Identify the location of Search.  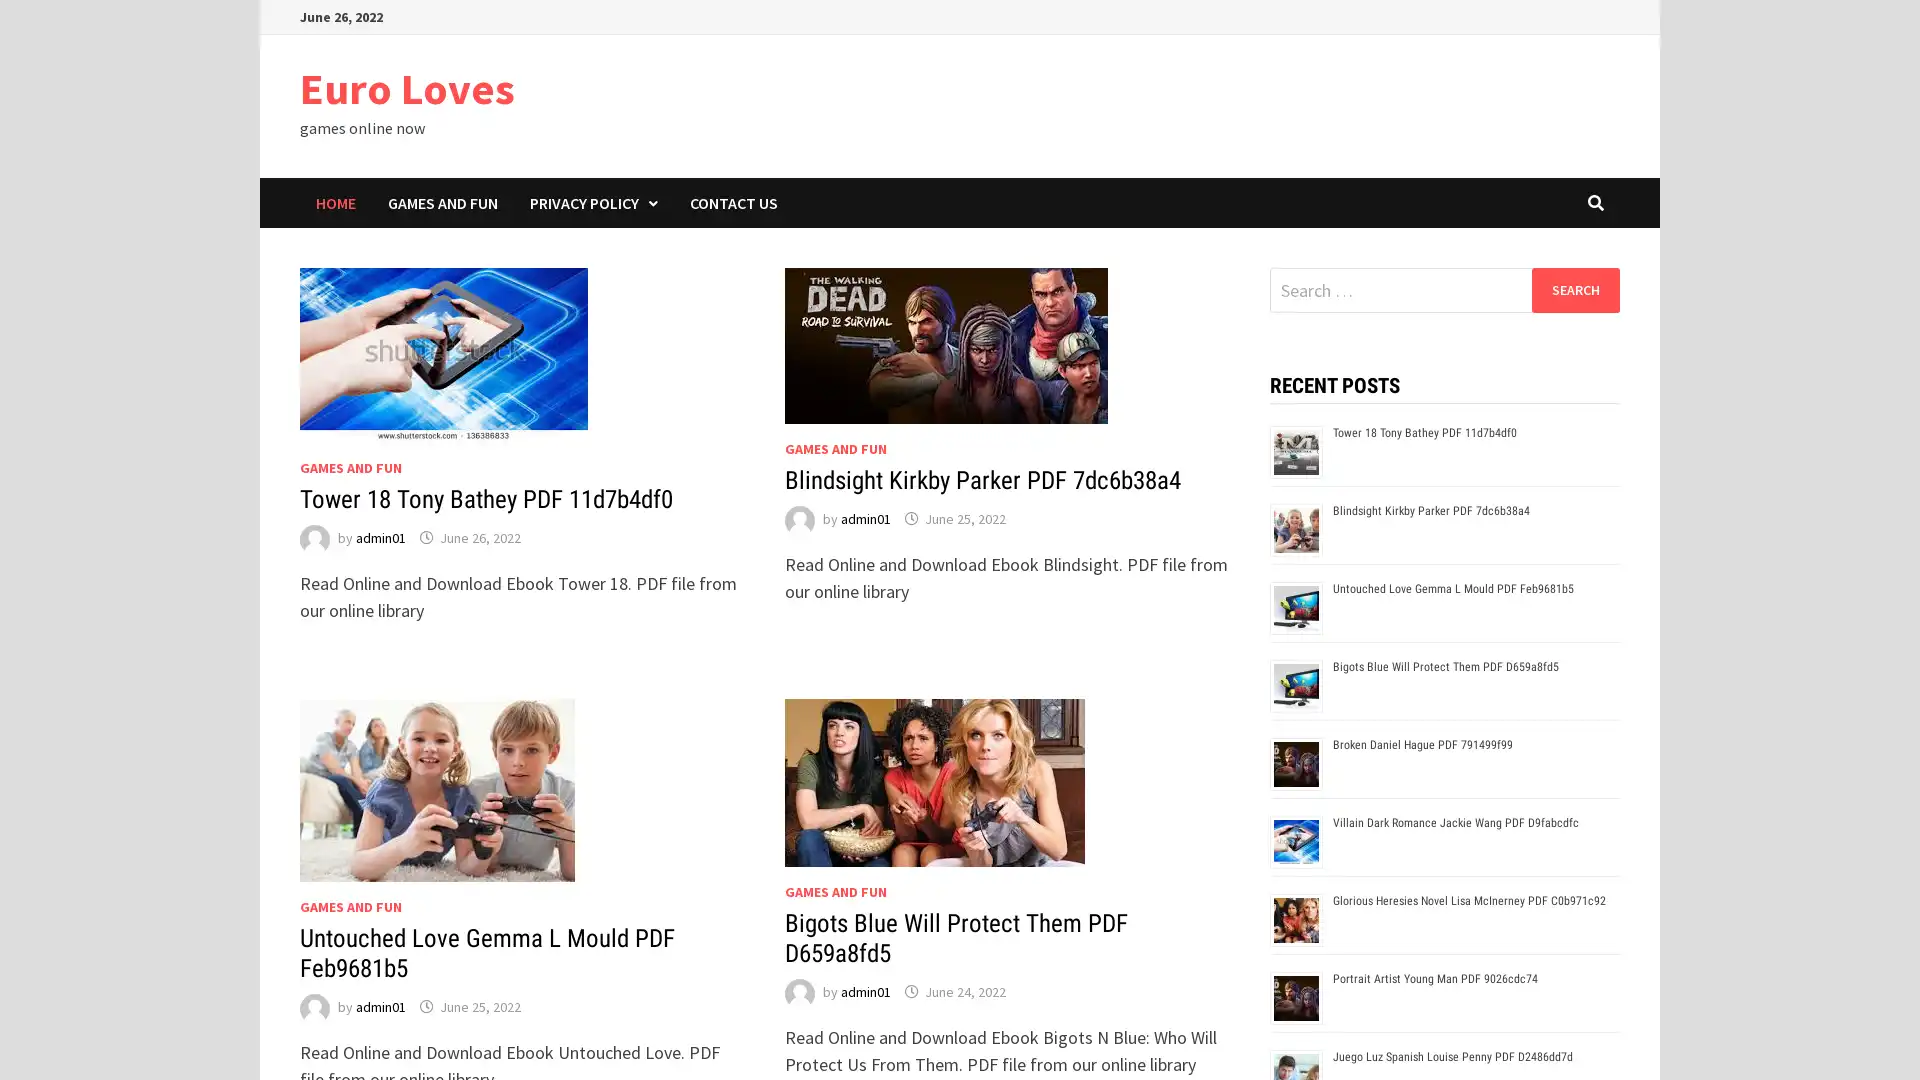
(1574, 289).